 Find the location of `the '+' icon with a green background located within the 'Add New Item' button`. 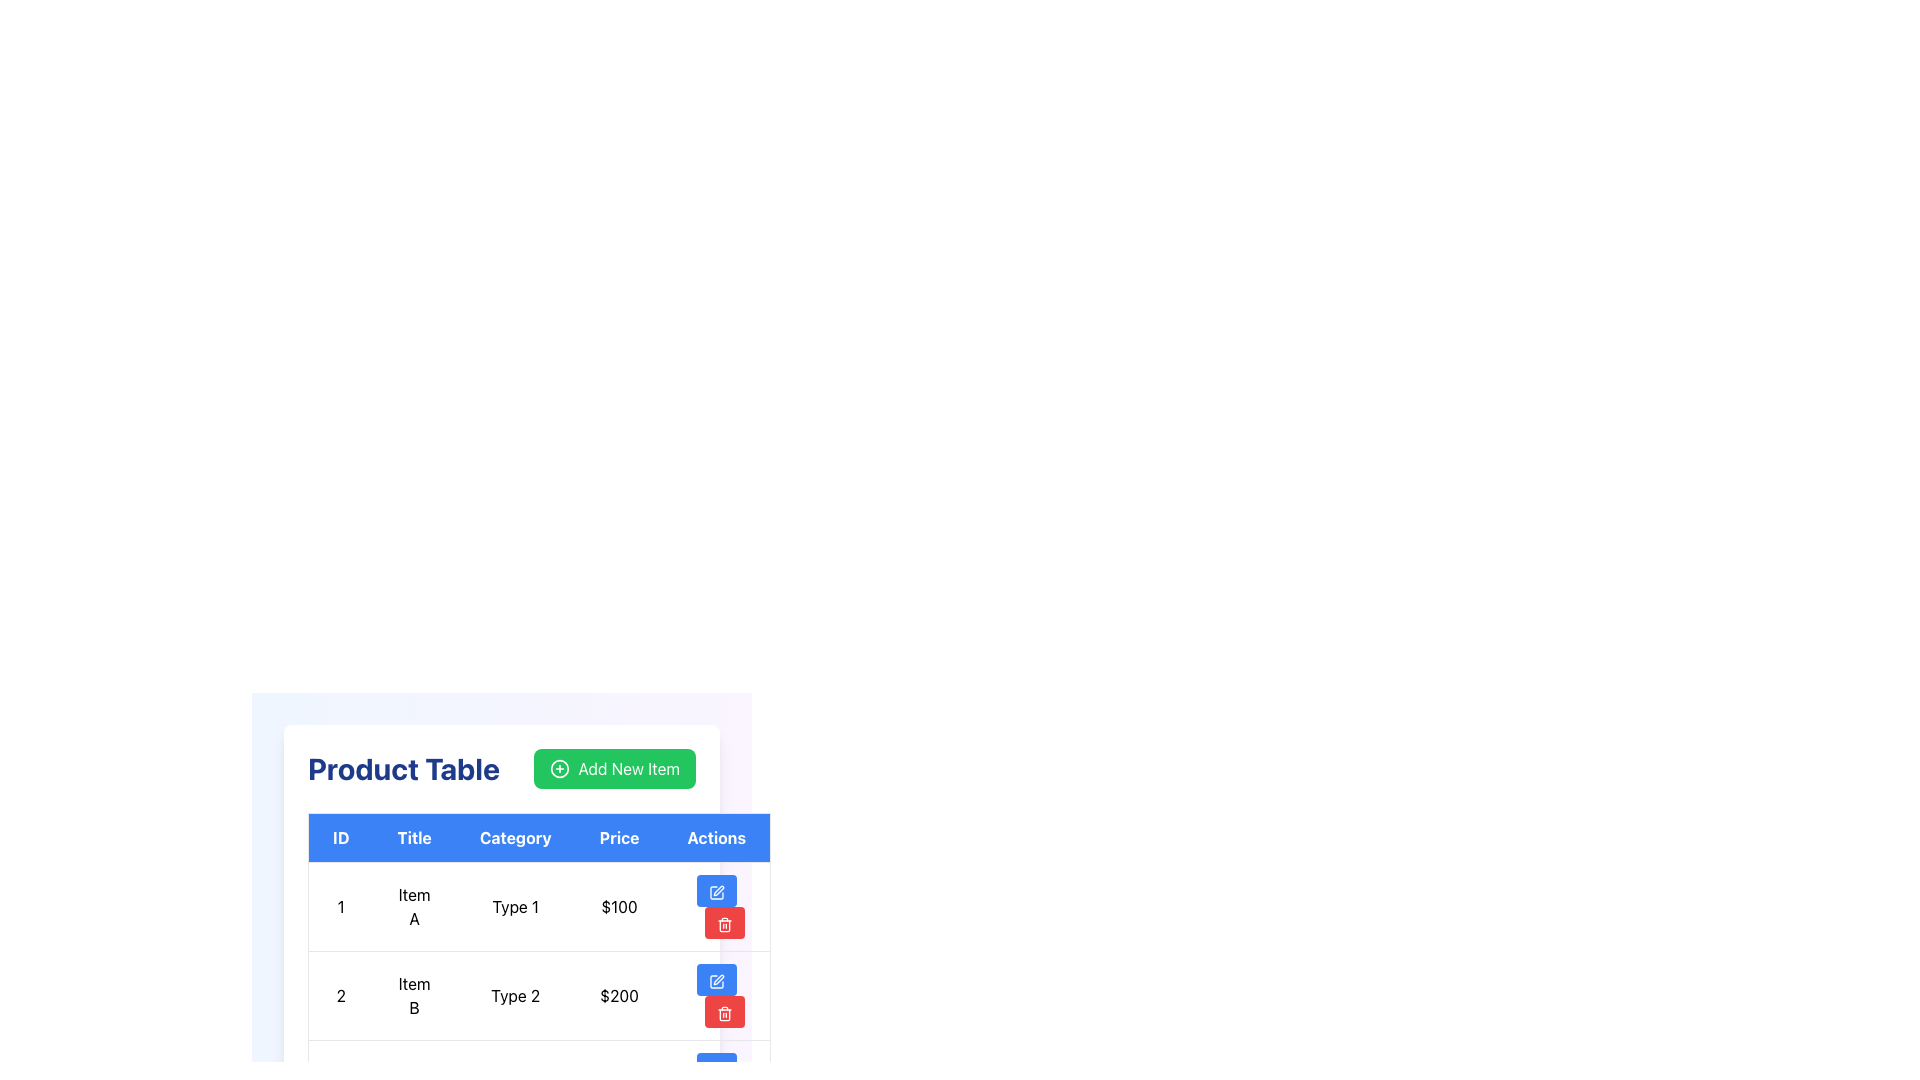

the '+' icon with a green background located within the 'Add New Item' button is located at coordinates (560, 767).